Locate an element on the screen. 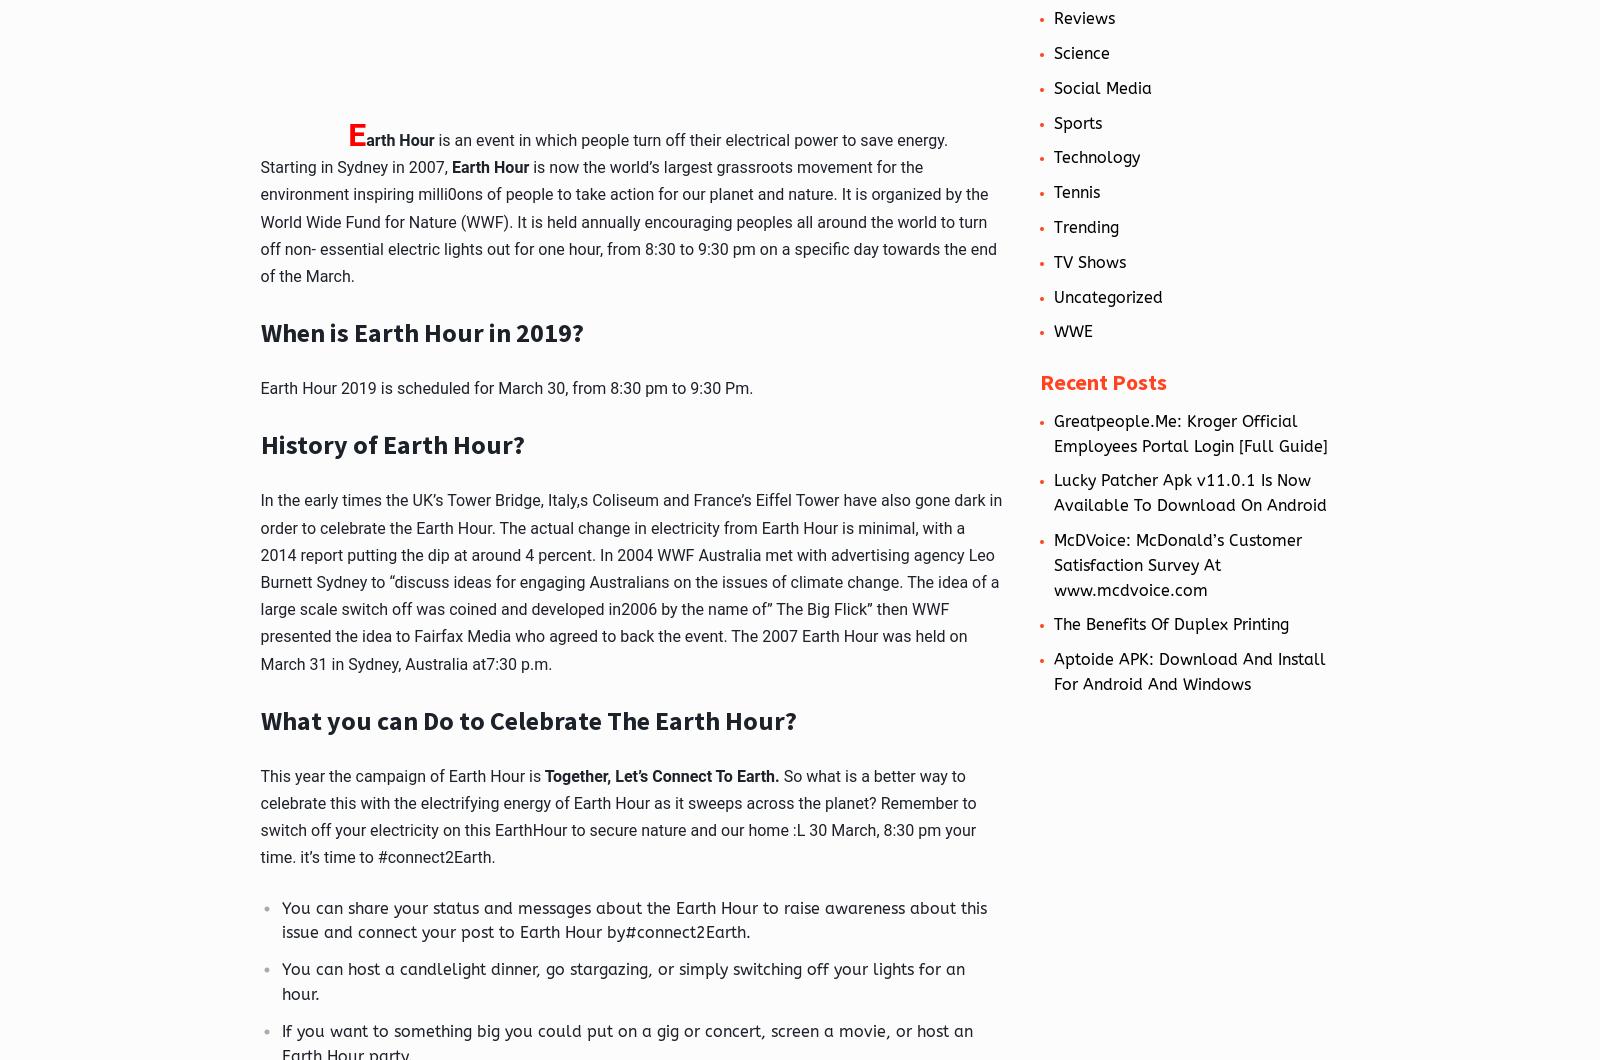  'You can share your status and messages about the Earth Hour to raise awareness about this issue and connect your post to Earth Hour by#connect2Earth.' is located at coordinates (280, 919).